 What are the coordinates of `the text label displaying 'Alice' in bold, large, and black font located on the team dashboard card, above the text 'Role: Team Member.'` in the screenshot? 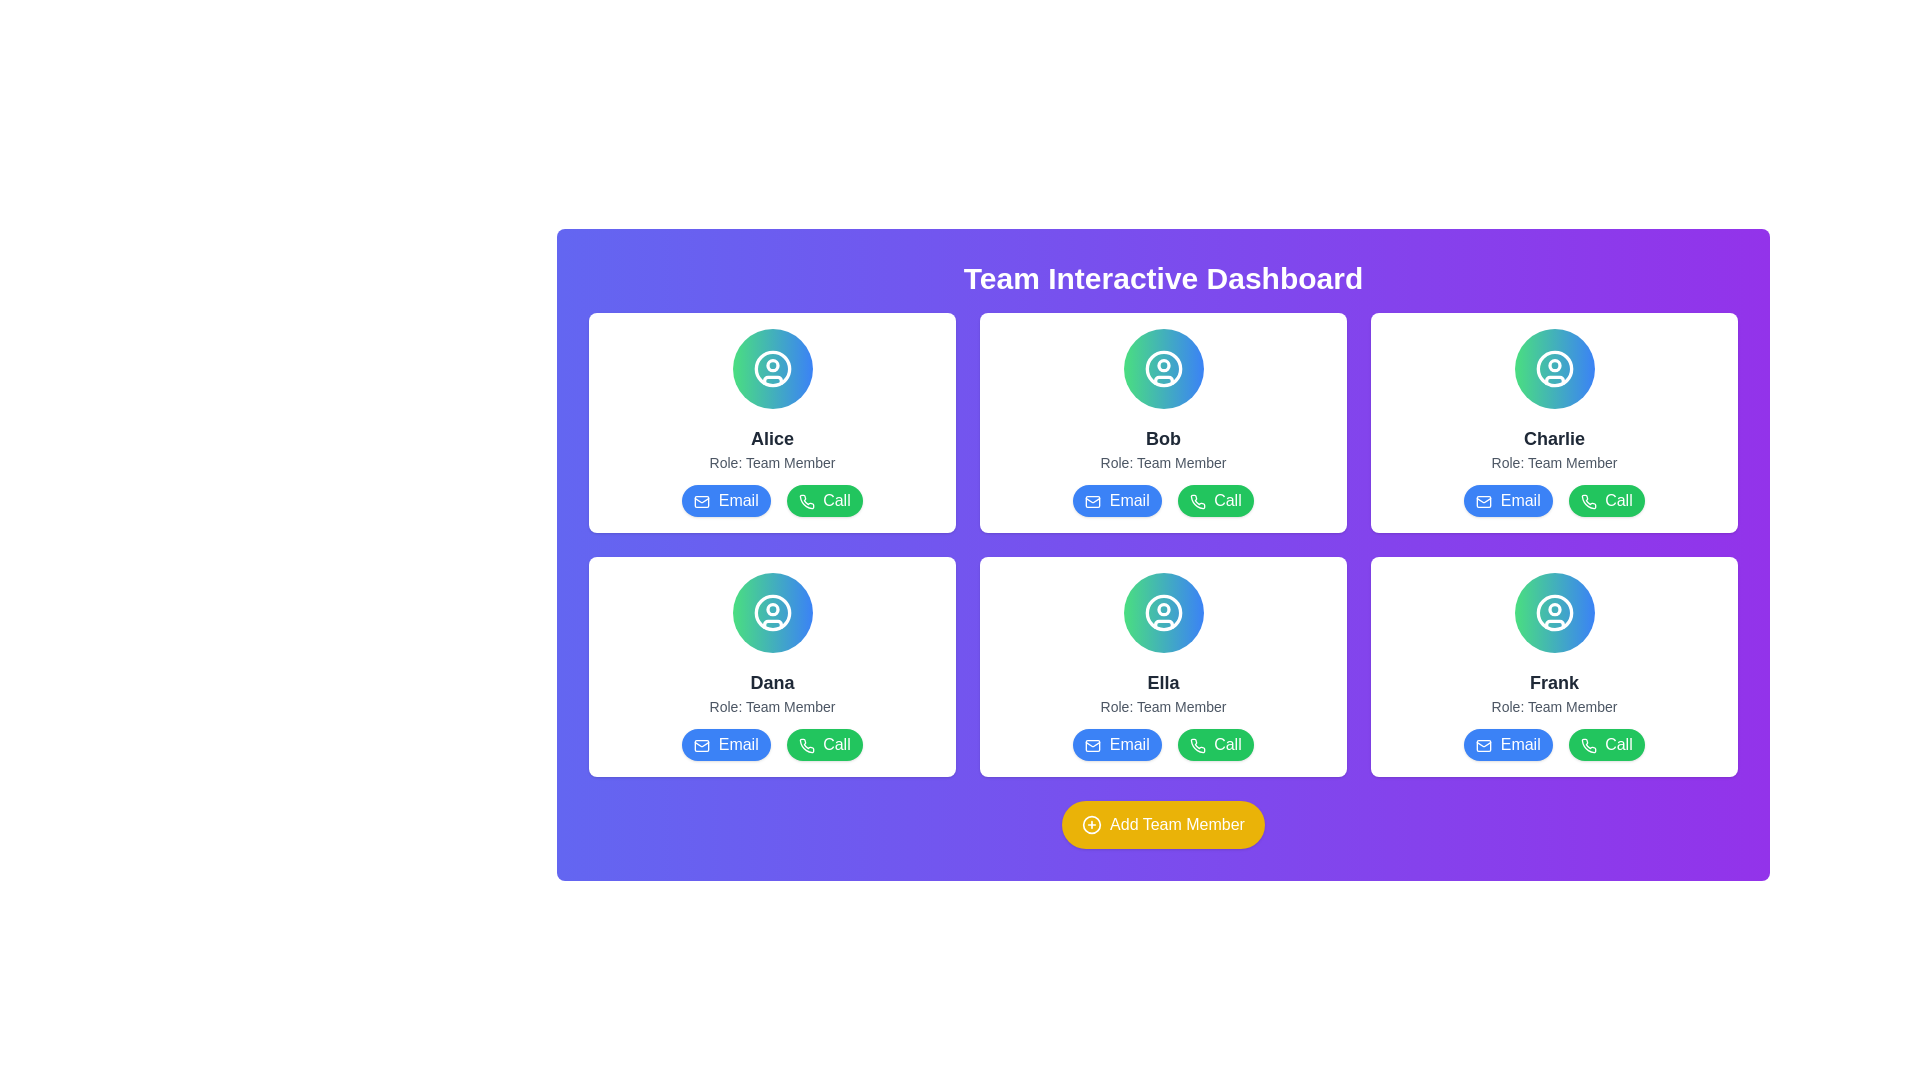 It's located at (771, 438).